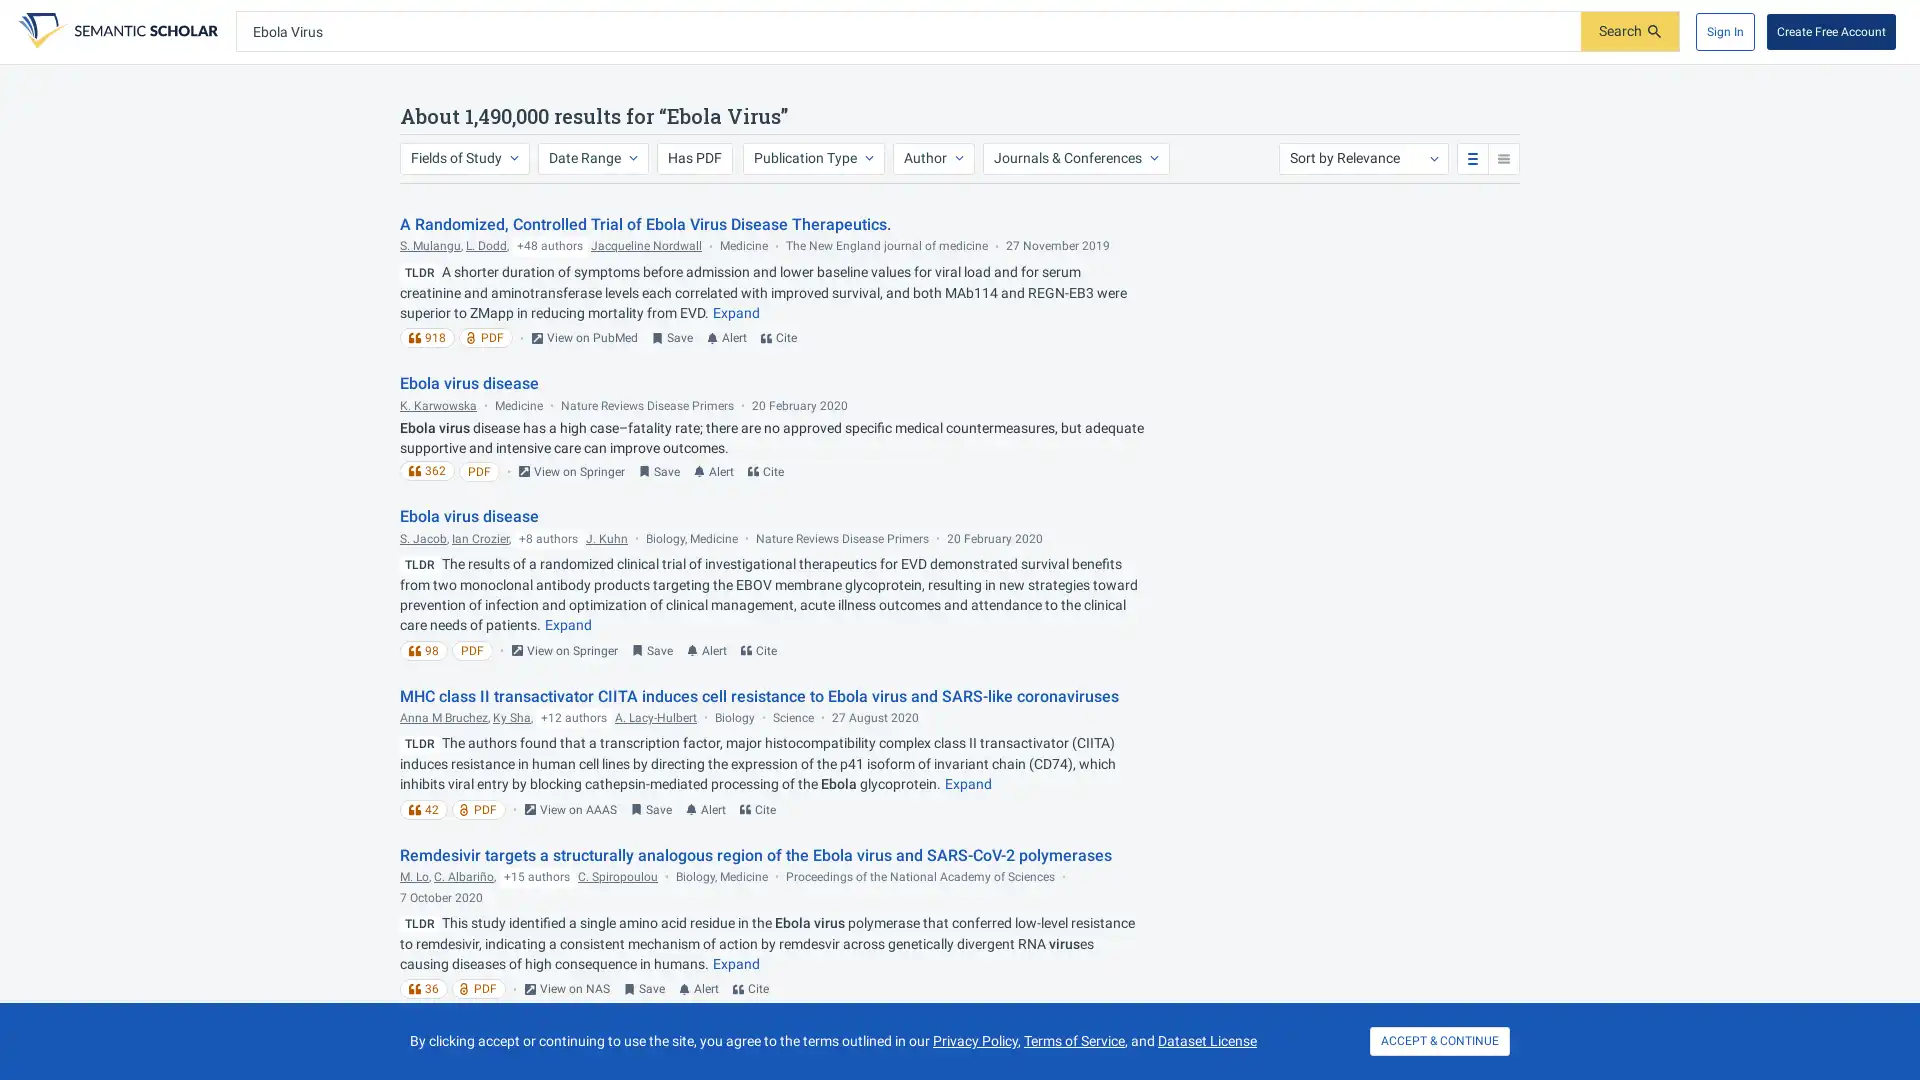  Describe the element at coordinates (735, 312) in the screenshot. I see `Expand truncated text` at that location.